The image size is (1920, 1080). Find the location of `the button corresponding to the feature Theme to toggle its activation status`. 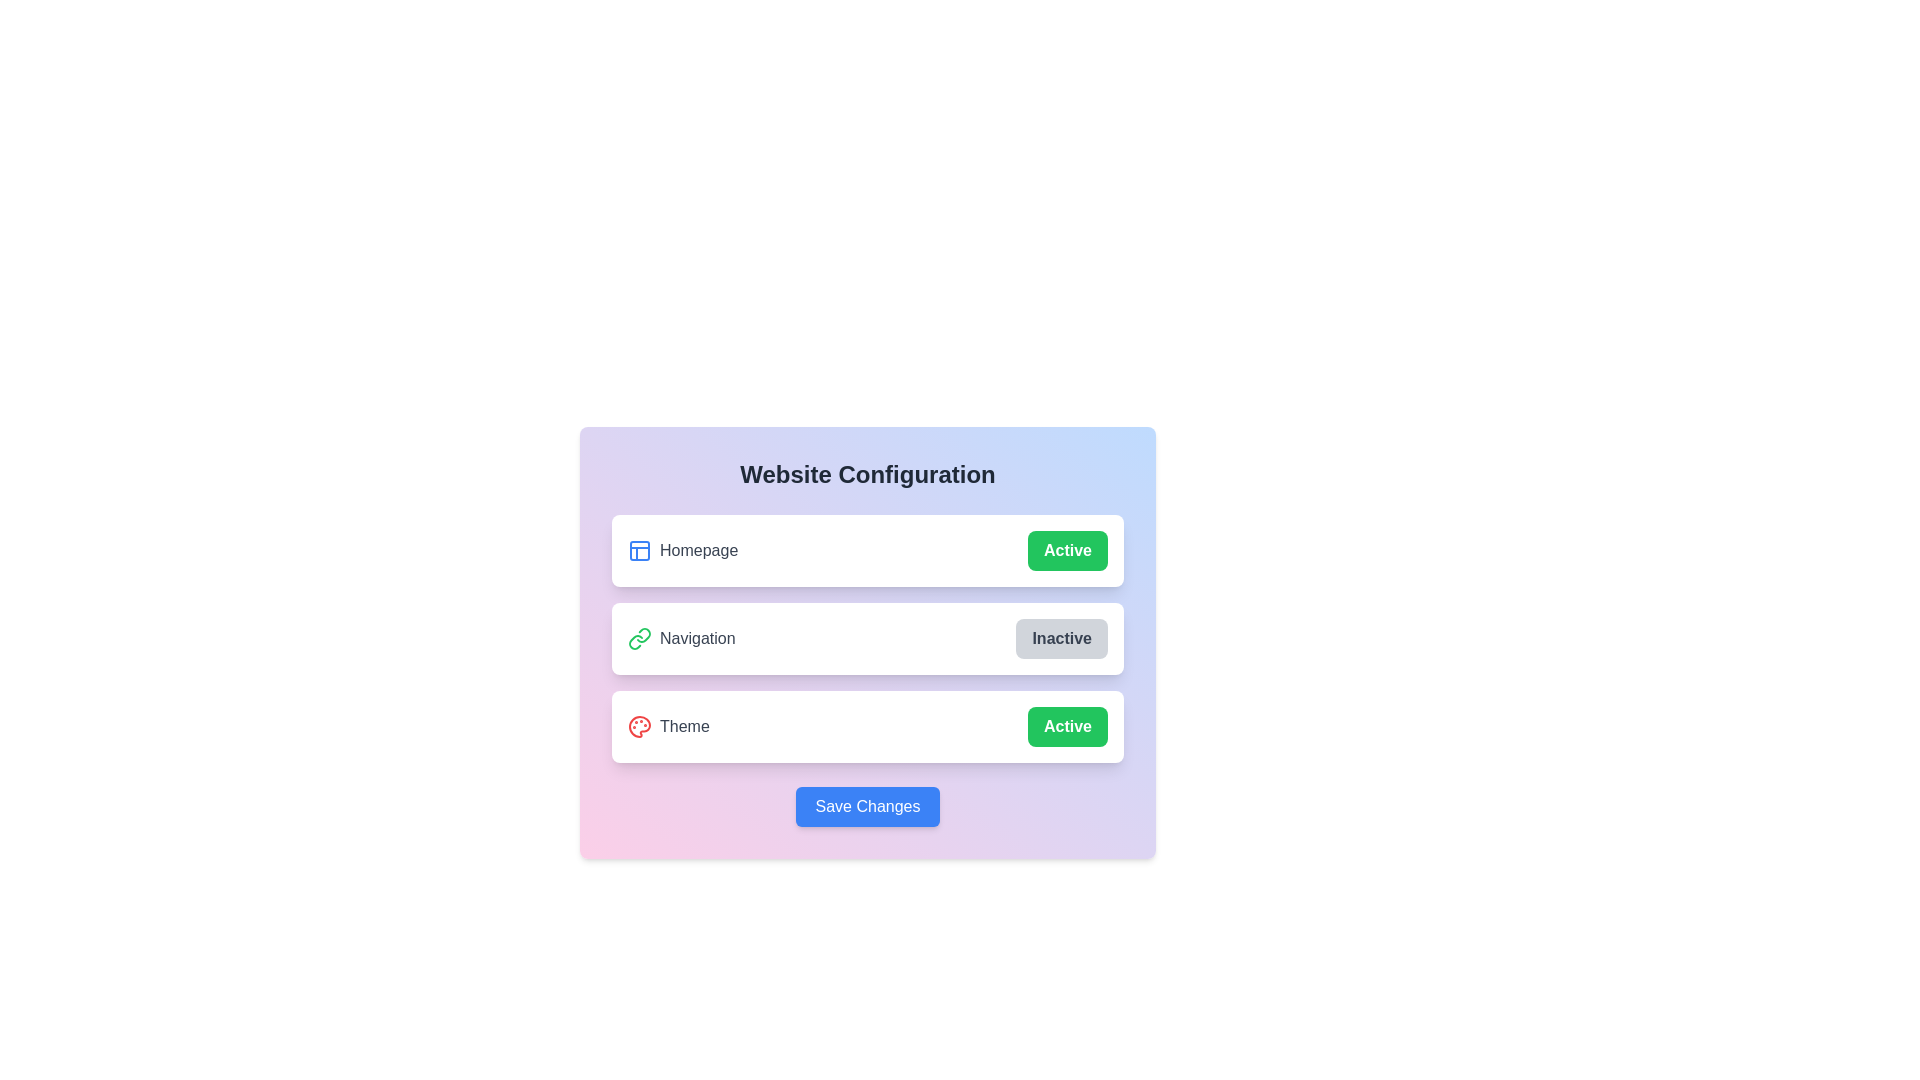

the button corresponding to the feature Theme to toggle its activation status is located at coordinates (1066, 726).